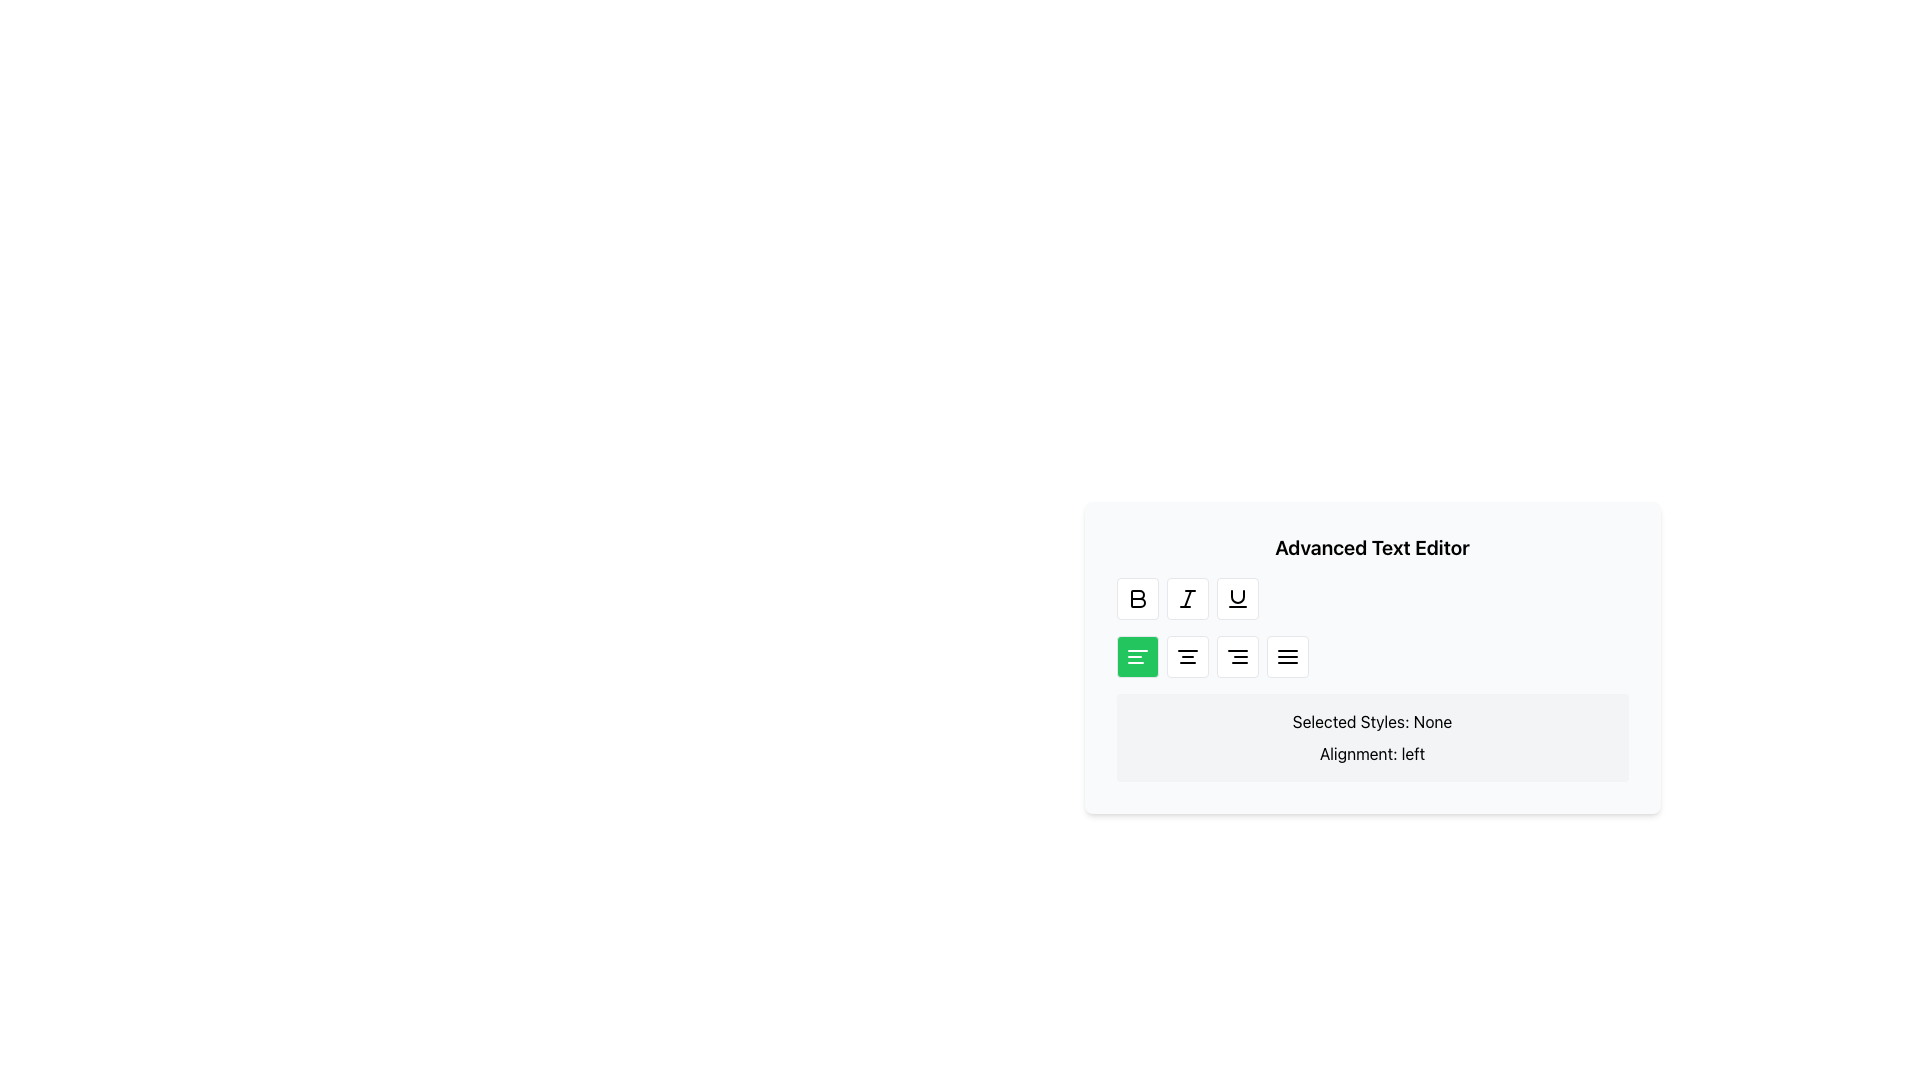  Describe the element at coordinates (1371, 753) in the screenshot. I see `the text label displaying 'Alignment: left.' which is located below 'Selected Styles: None.' in the right-central part of the interface` at that location.